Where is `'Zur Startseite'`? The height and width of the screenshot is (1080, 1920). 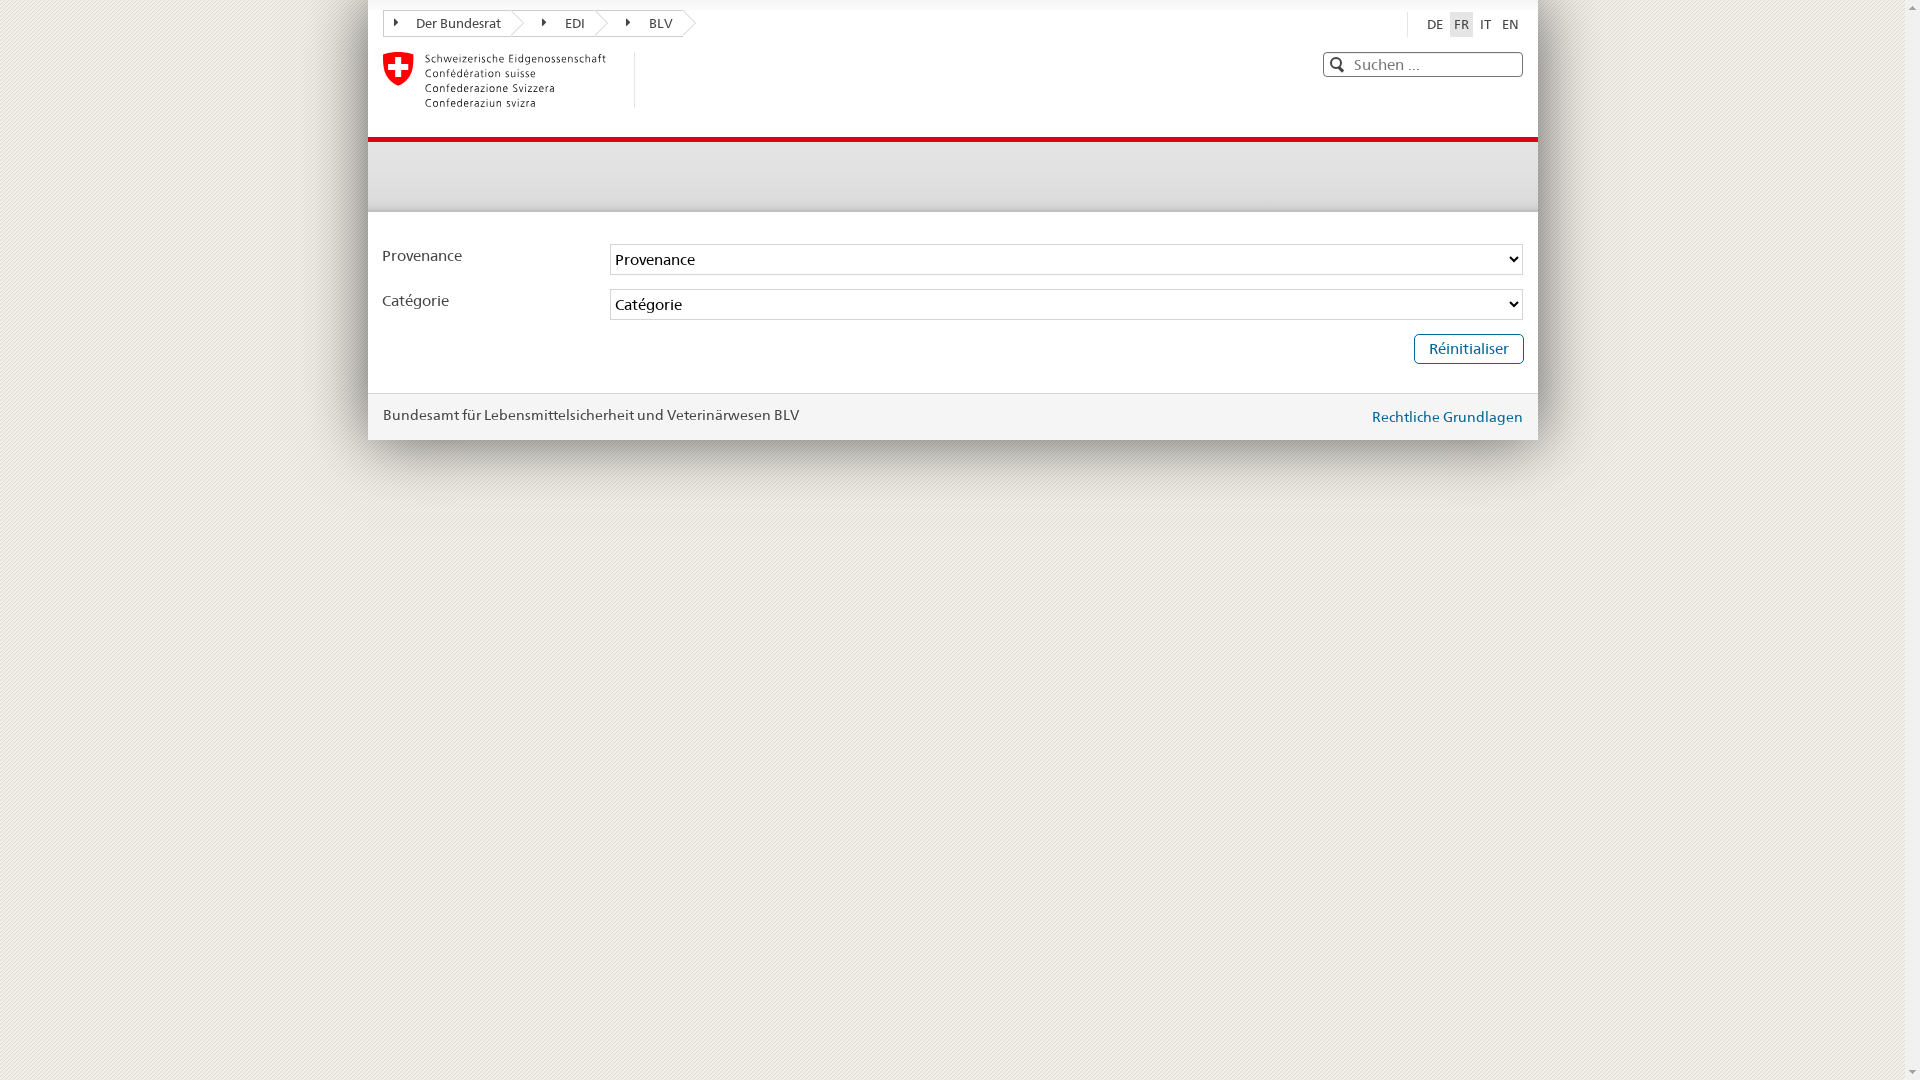 'Zur Startseite' is located at coordinates (508, 79).